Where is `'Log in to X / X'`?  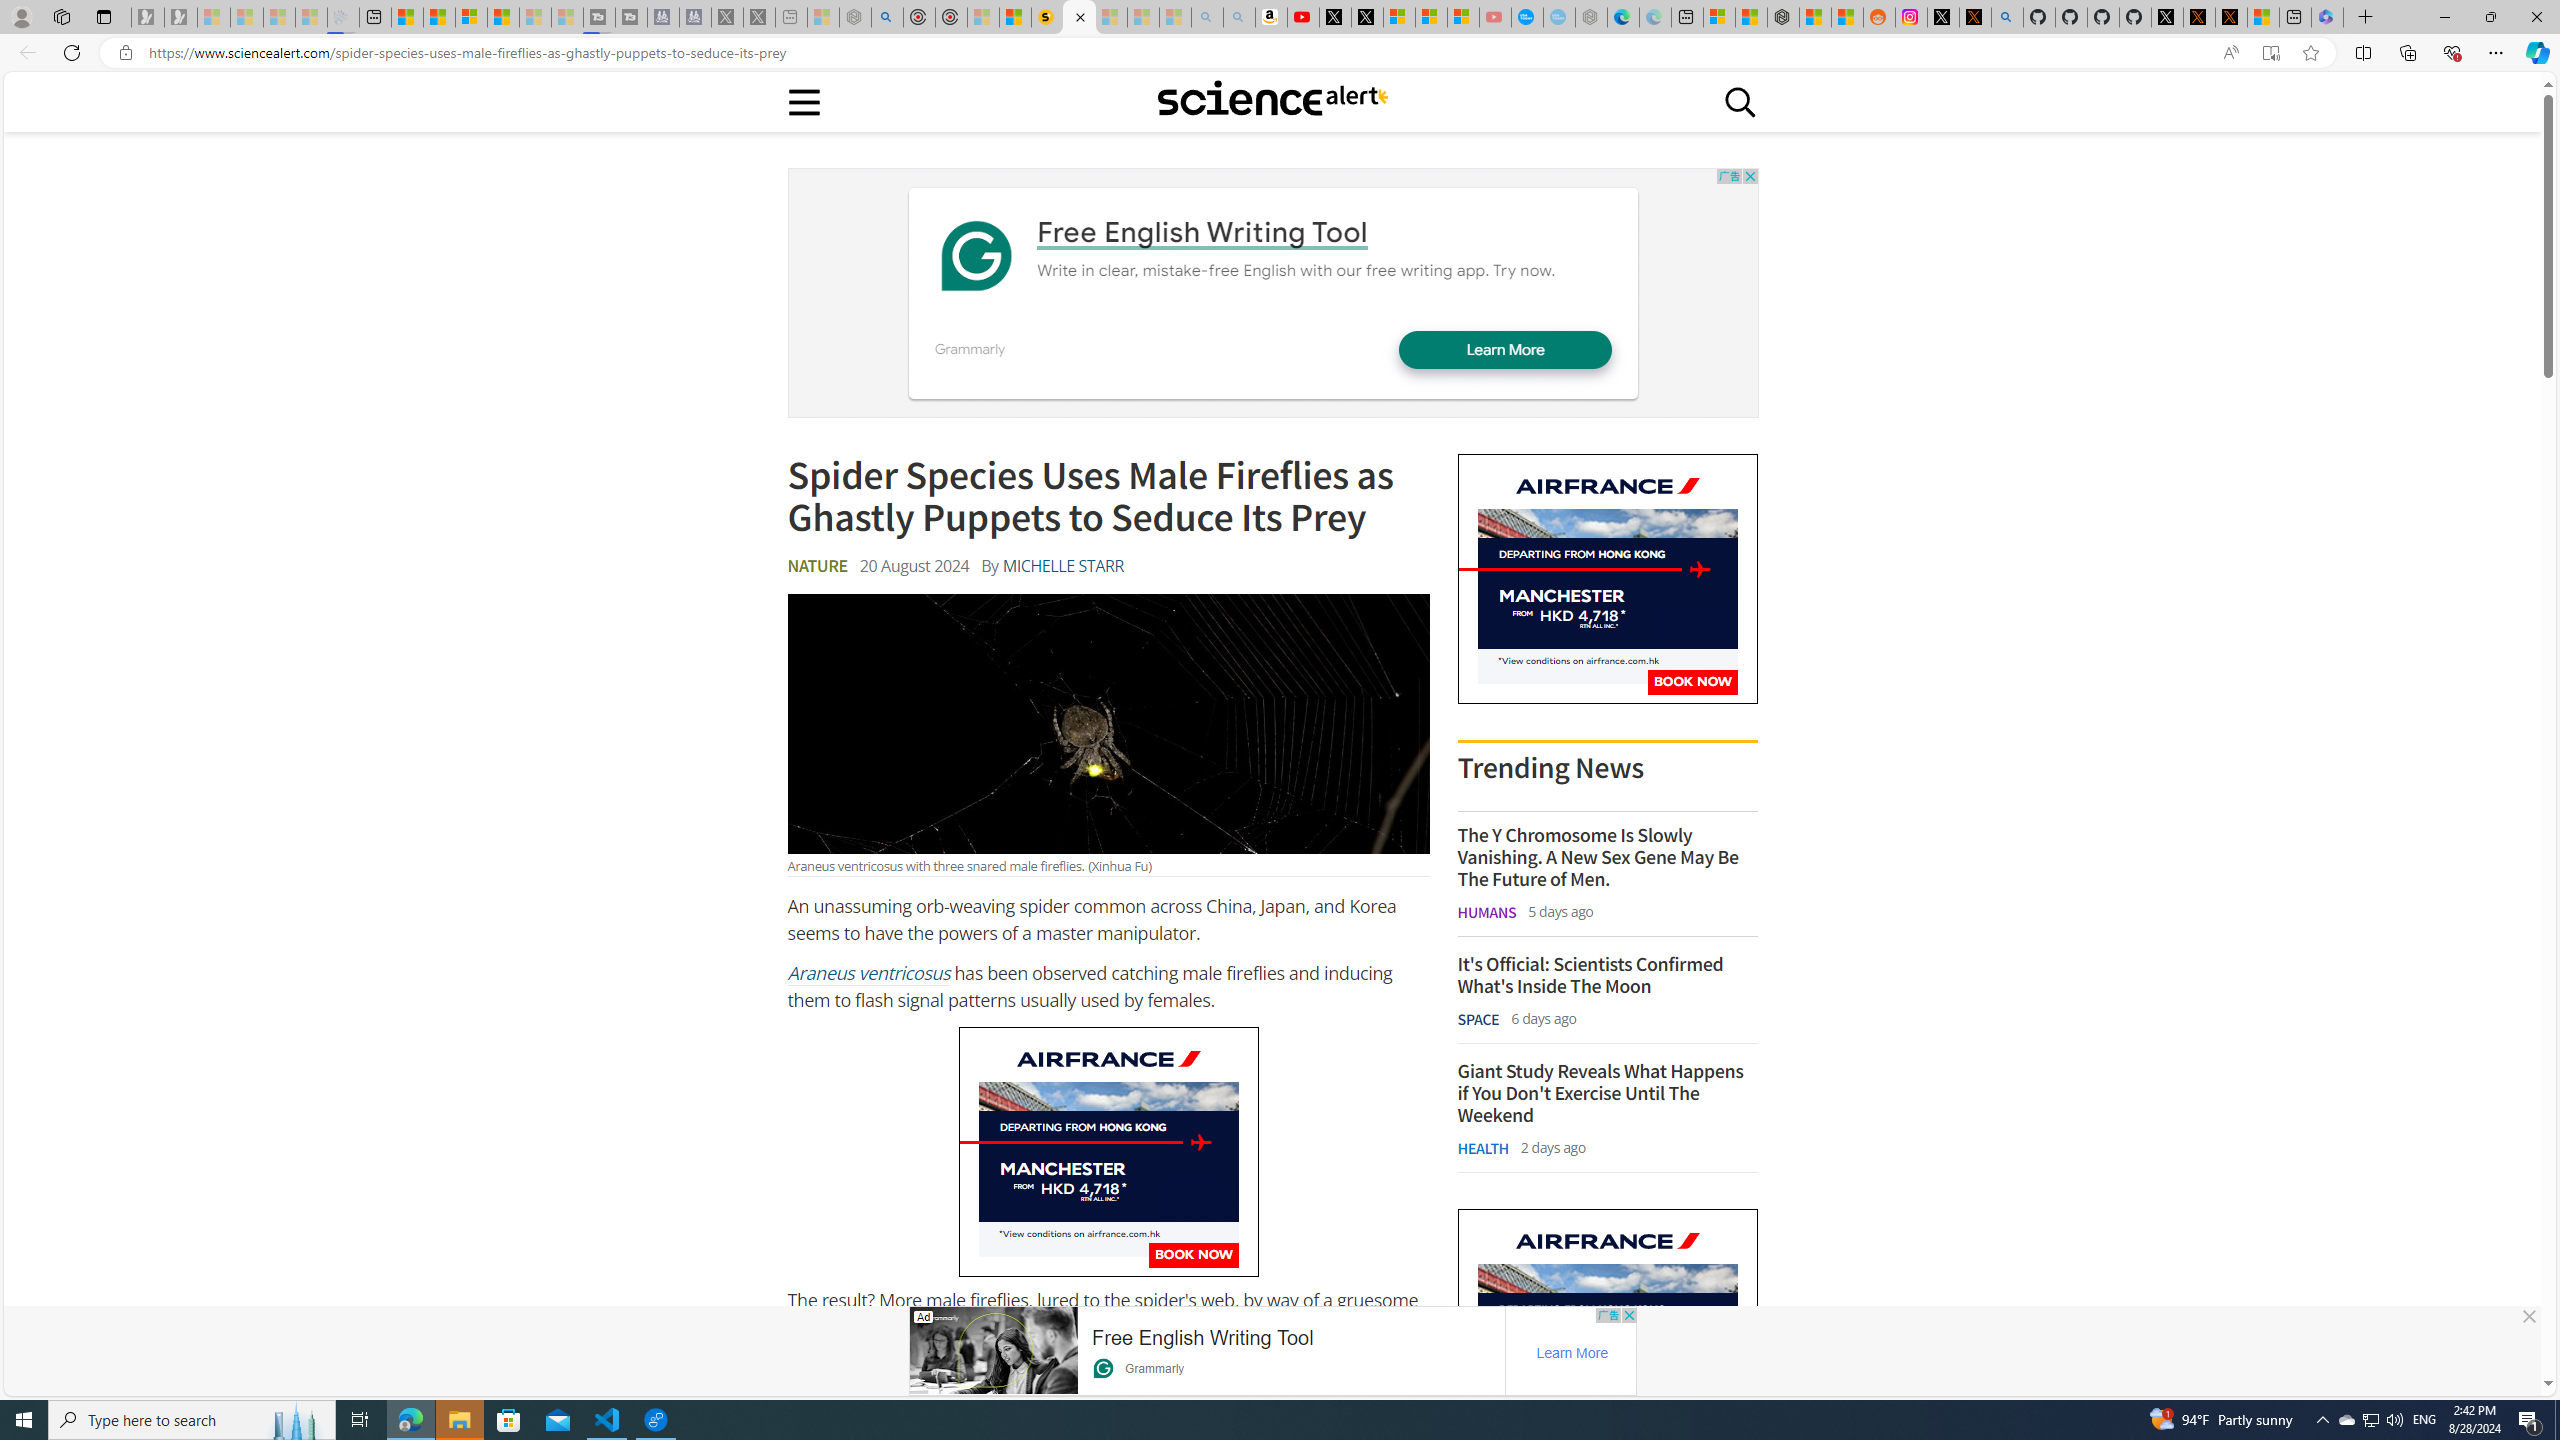
'Log in to X / X' is located at coordinates (1944, 16).